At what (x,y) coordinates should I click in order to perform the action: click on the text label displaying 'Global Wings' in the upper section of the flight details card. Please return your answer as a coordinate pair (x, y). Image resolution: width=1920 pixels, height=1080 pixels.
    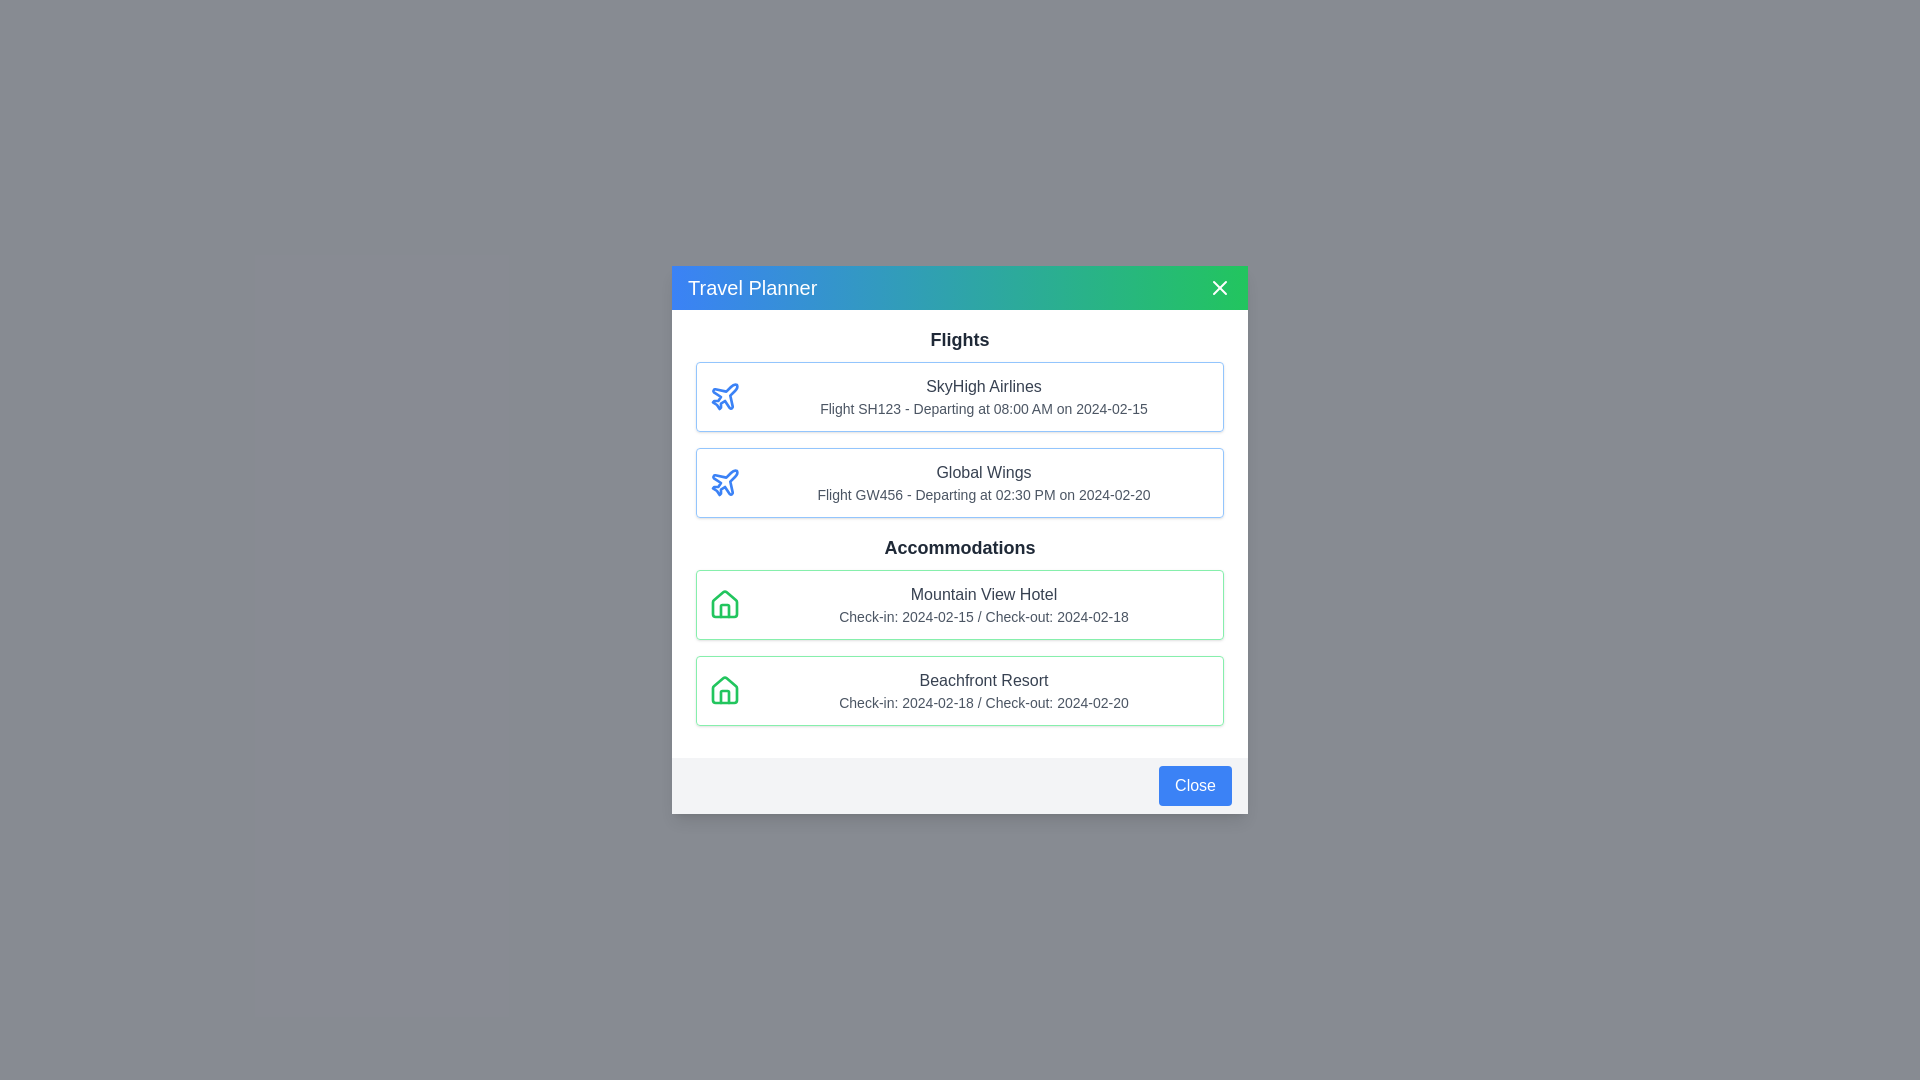
    Looking at the image, I should click on (983, 473).